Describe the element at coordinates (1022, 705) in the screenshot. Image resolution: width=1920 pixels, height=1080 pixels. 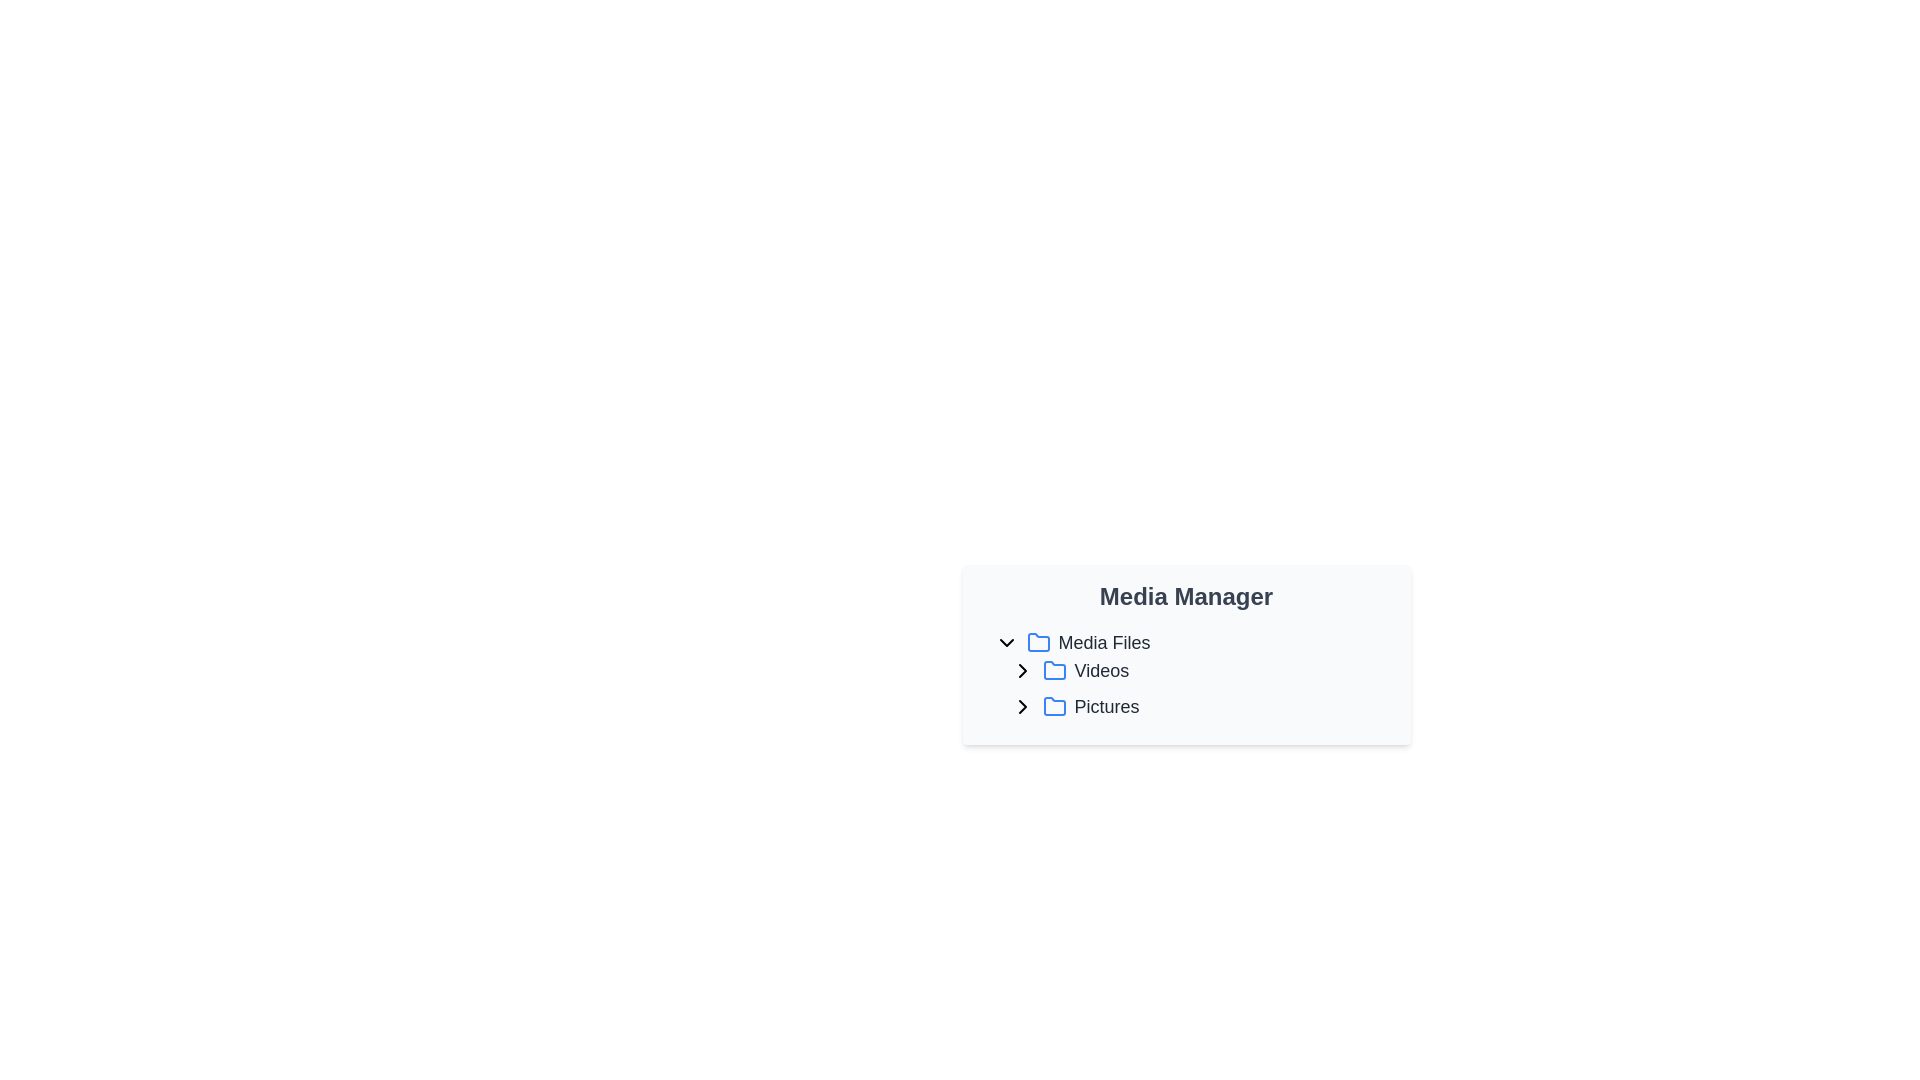
I see `the chevron icon next to 'Pictures' in the Media Manager` at that location.